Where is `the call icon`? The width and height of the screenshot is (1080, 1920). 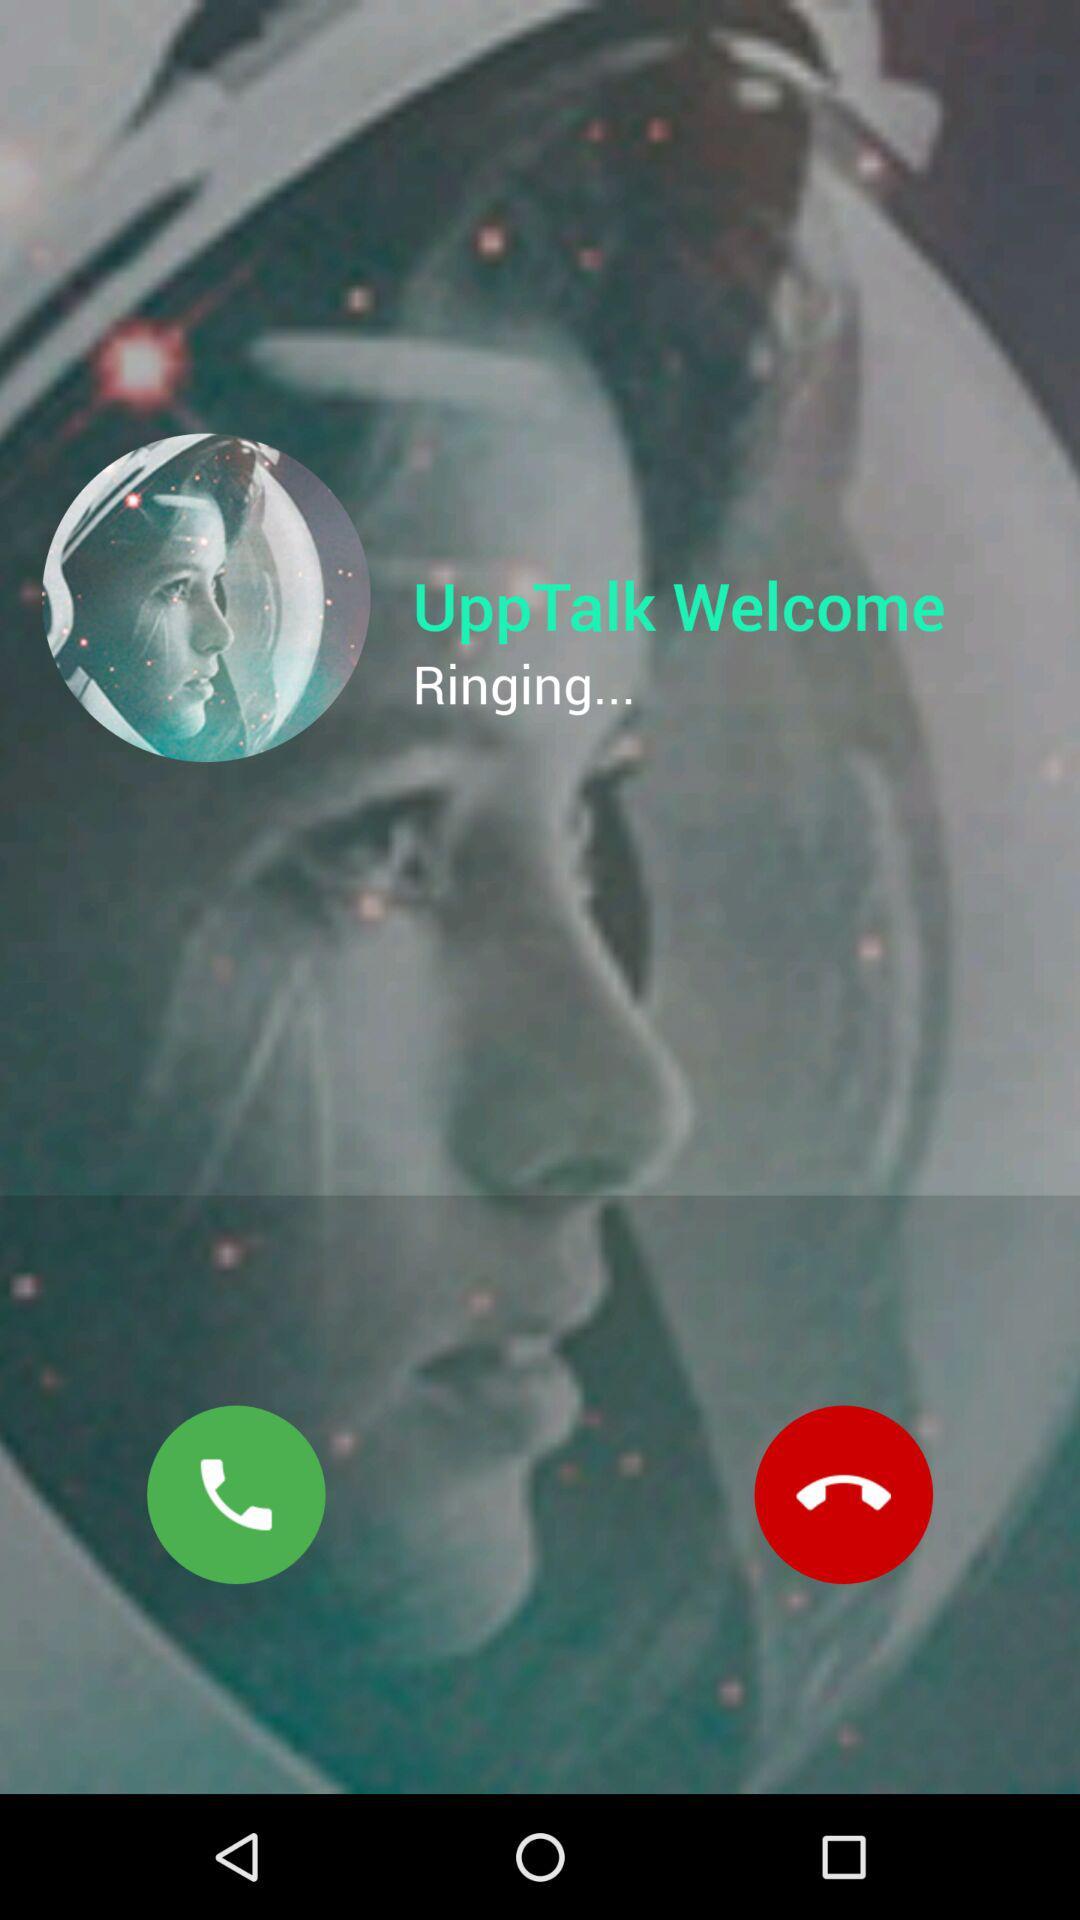
the call icon is located at coordinates (843, 1494).